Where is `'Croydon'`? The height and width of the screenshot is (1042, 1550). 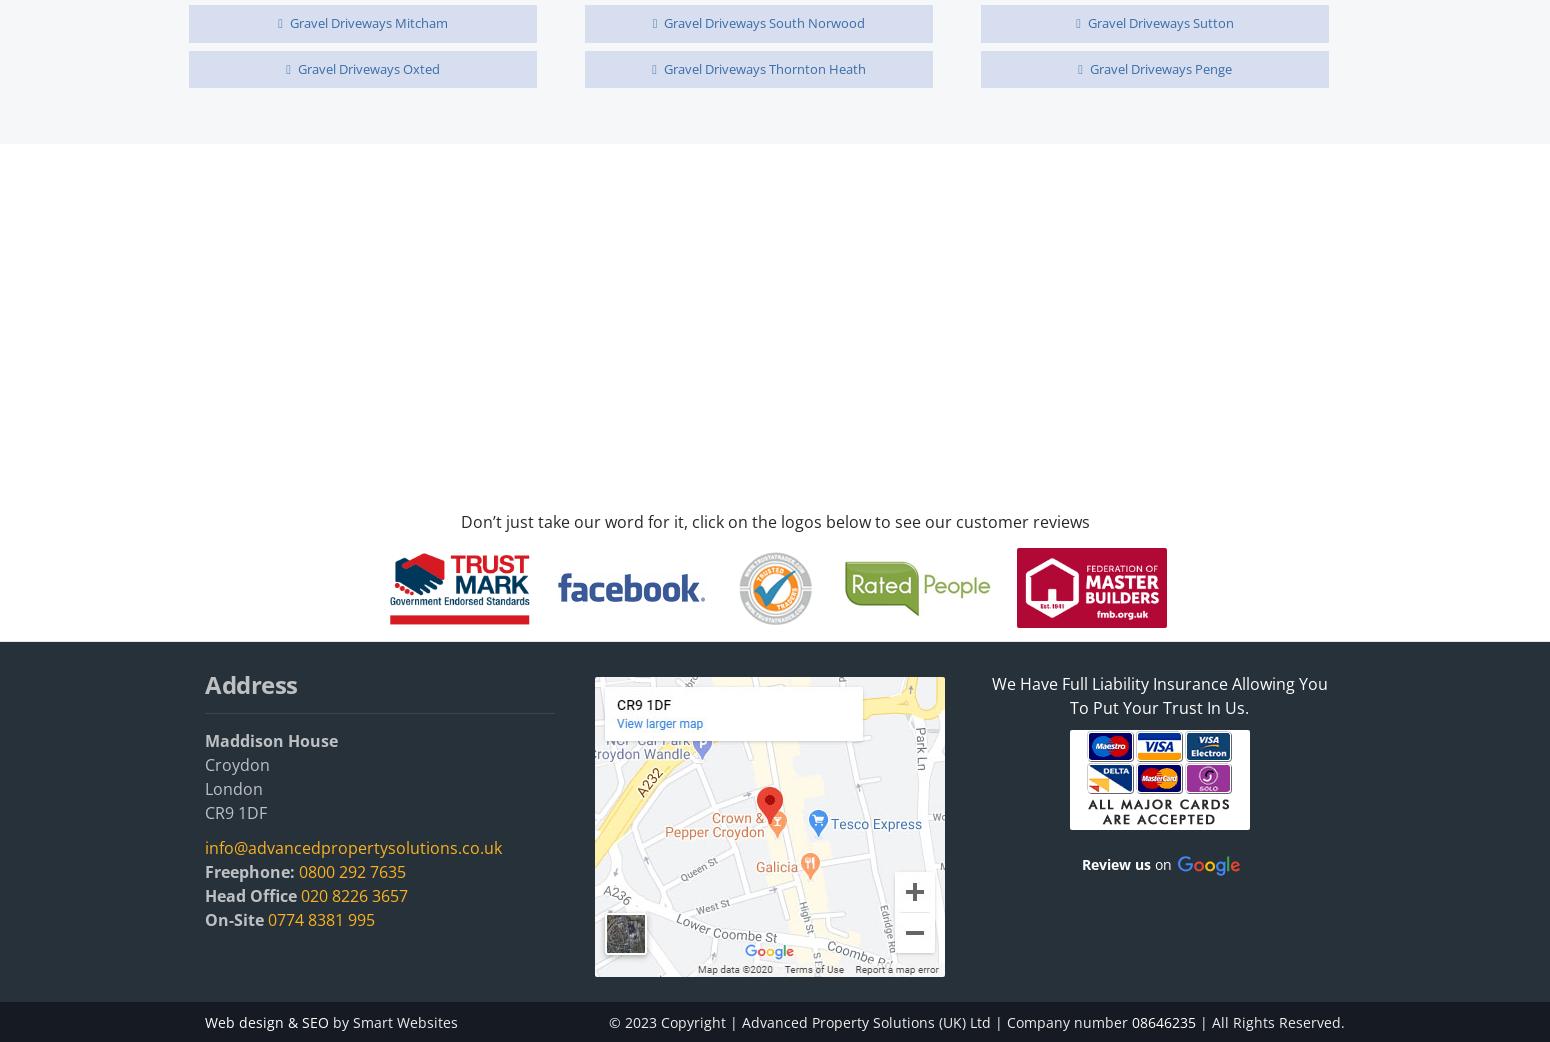 'Croydon' is located at coordinates (237, 764).